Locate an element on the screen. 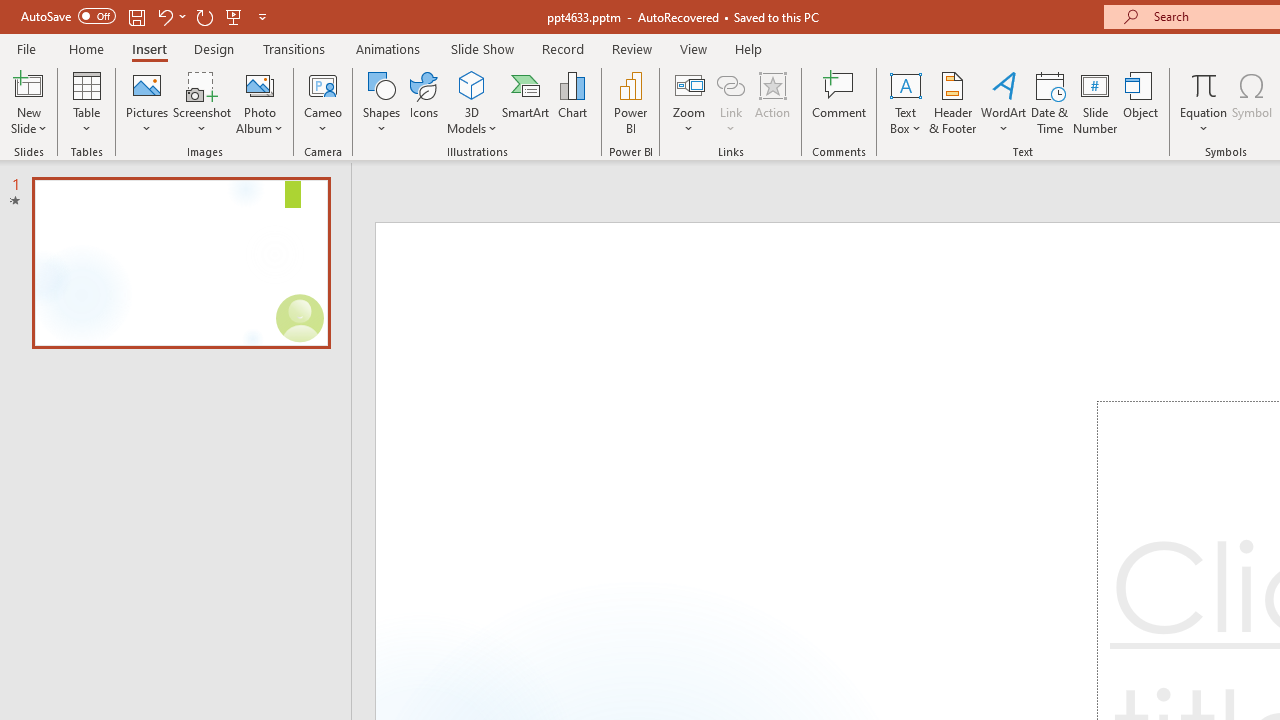 The height and width of the screenshot is (720, 1280). 'Slide Number' is located at coordinates (1094, 103).